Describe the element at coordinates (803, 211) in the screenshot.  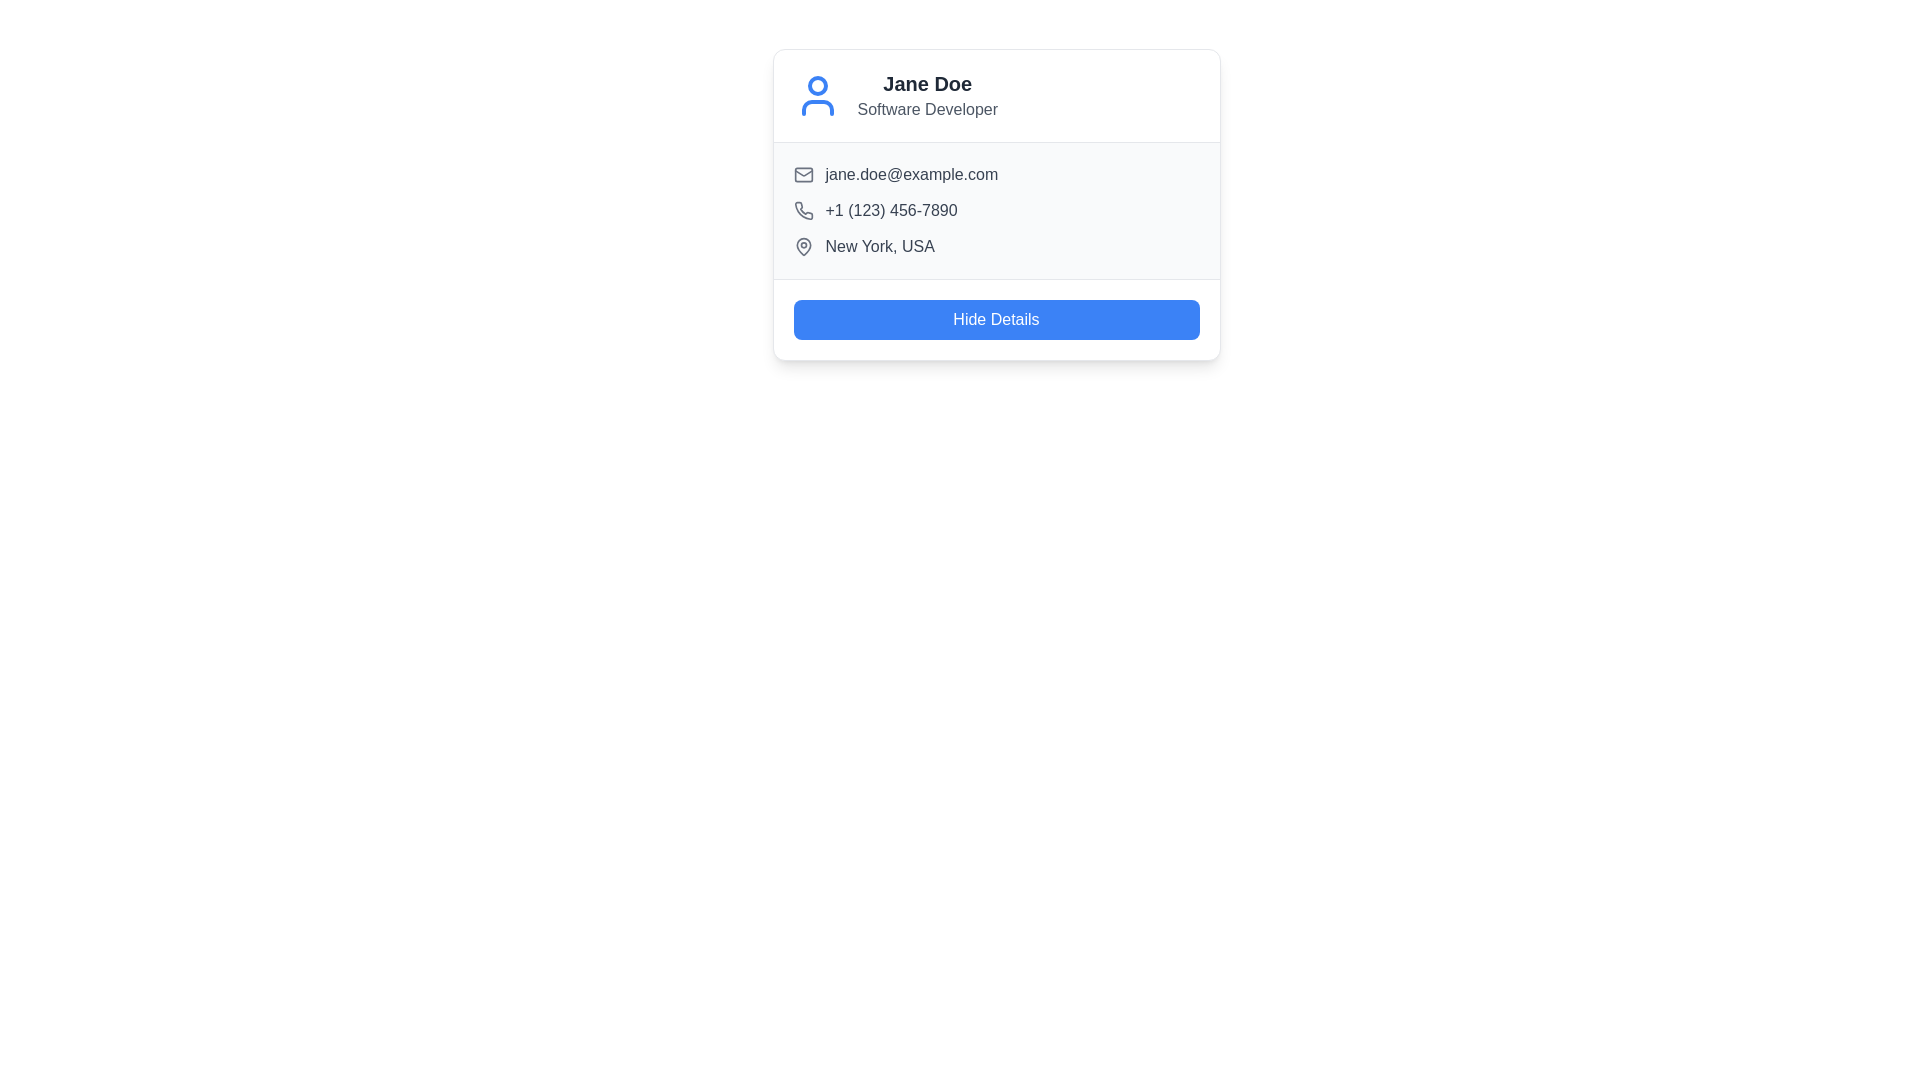
I see `the phone icon element, which is a small gray phone symbol with a modern design, located to the left of the phone number text '+1 (123) 456-7890'` at that location.